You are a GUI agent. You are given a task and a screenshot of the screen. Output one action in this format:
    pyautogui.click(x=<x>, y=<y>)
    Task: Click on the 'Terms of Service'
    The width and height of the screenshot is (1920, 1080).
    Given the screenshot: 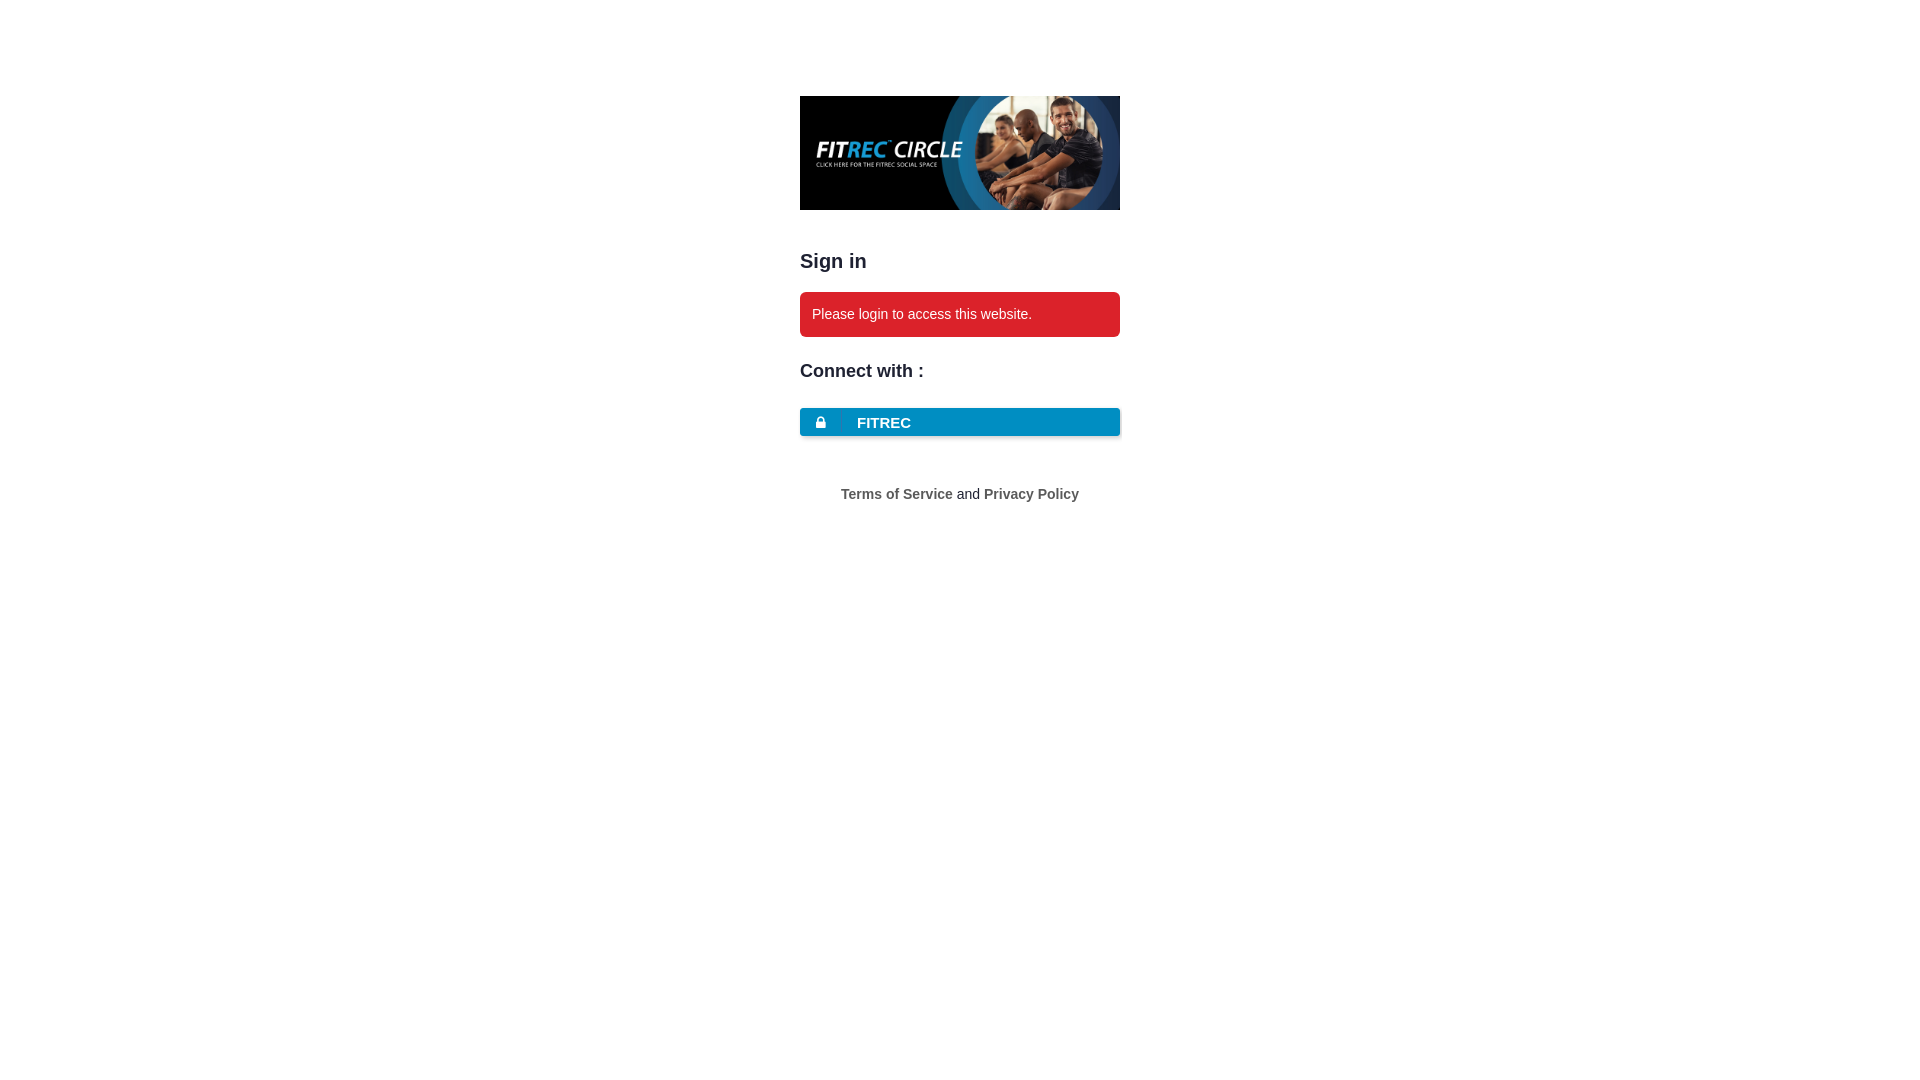 What is the action you would take?
    pyautogui.click(x=840, y=493)
    